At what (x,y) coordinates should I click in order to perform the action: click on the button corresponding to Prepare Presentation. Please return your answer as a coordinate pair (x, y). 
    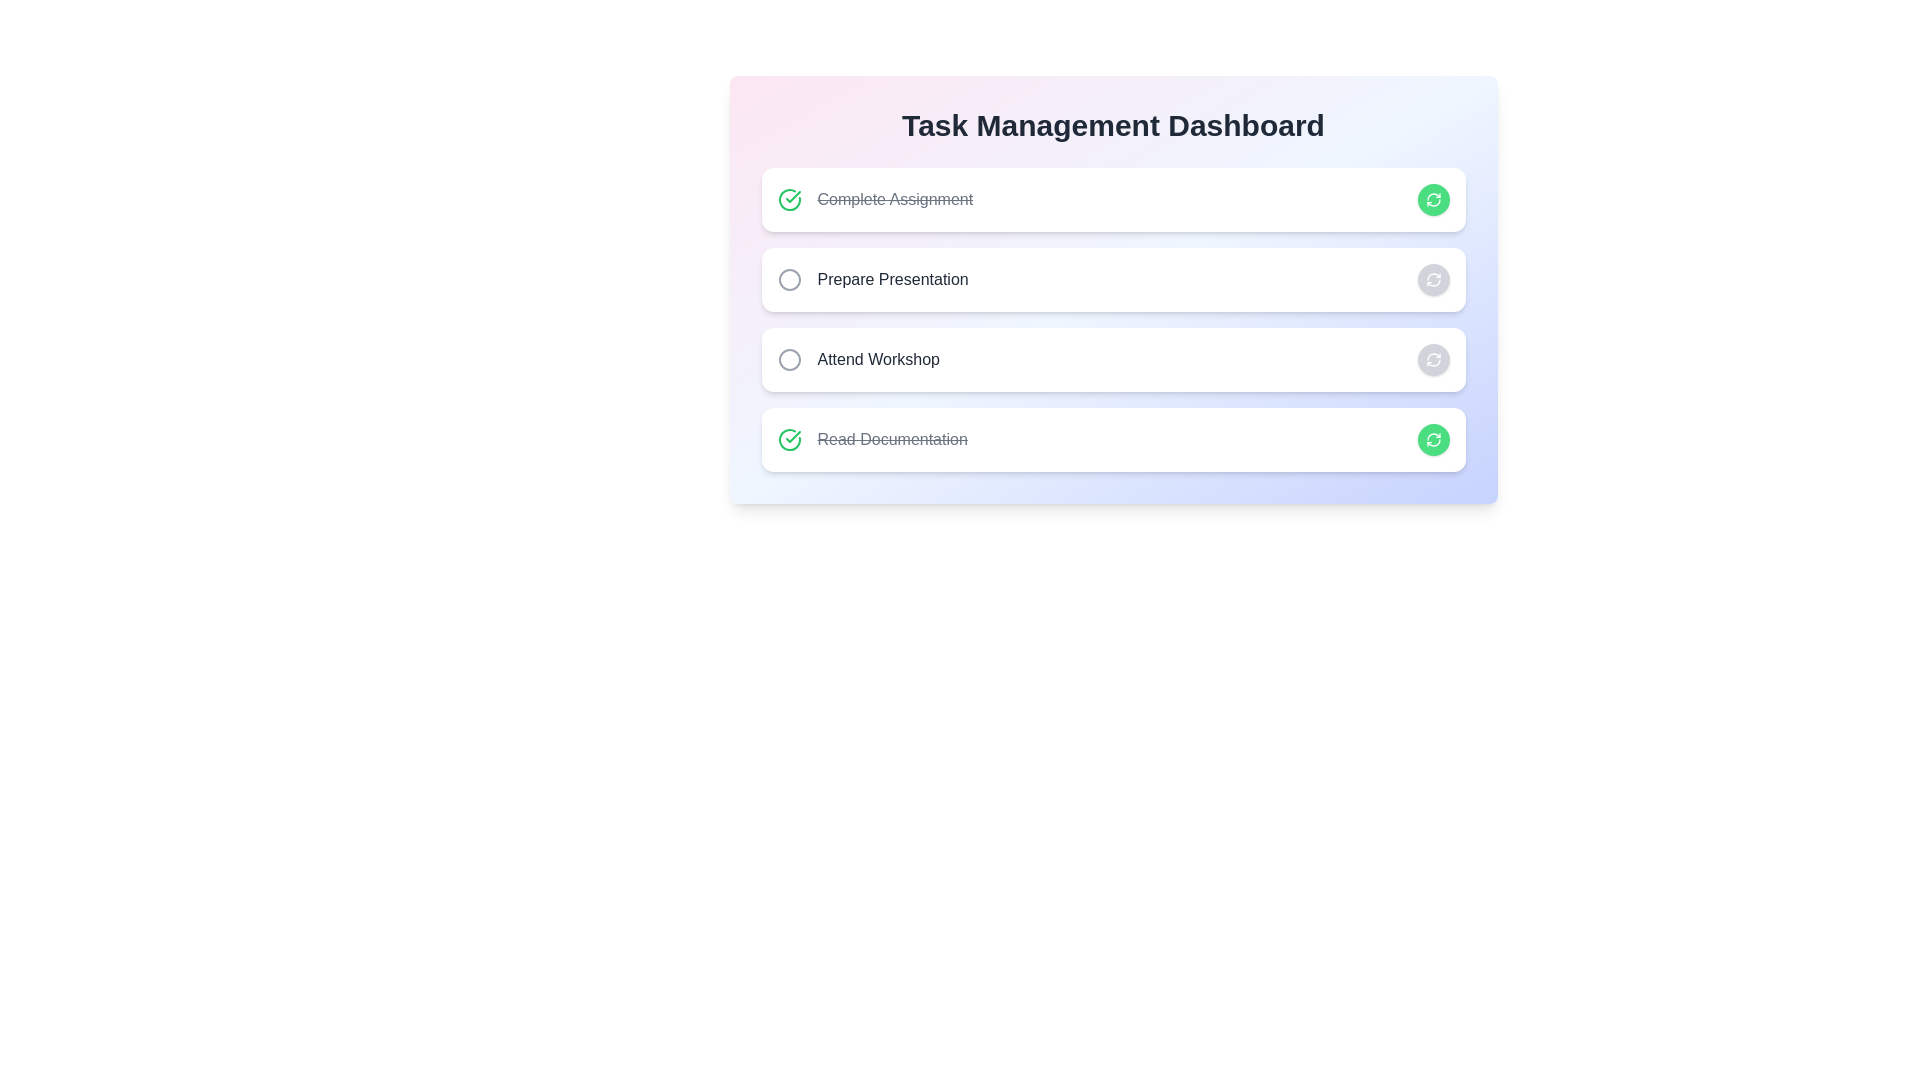
    Looking at the image, I should click on (1432, 280).